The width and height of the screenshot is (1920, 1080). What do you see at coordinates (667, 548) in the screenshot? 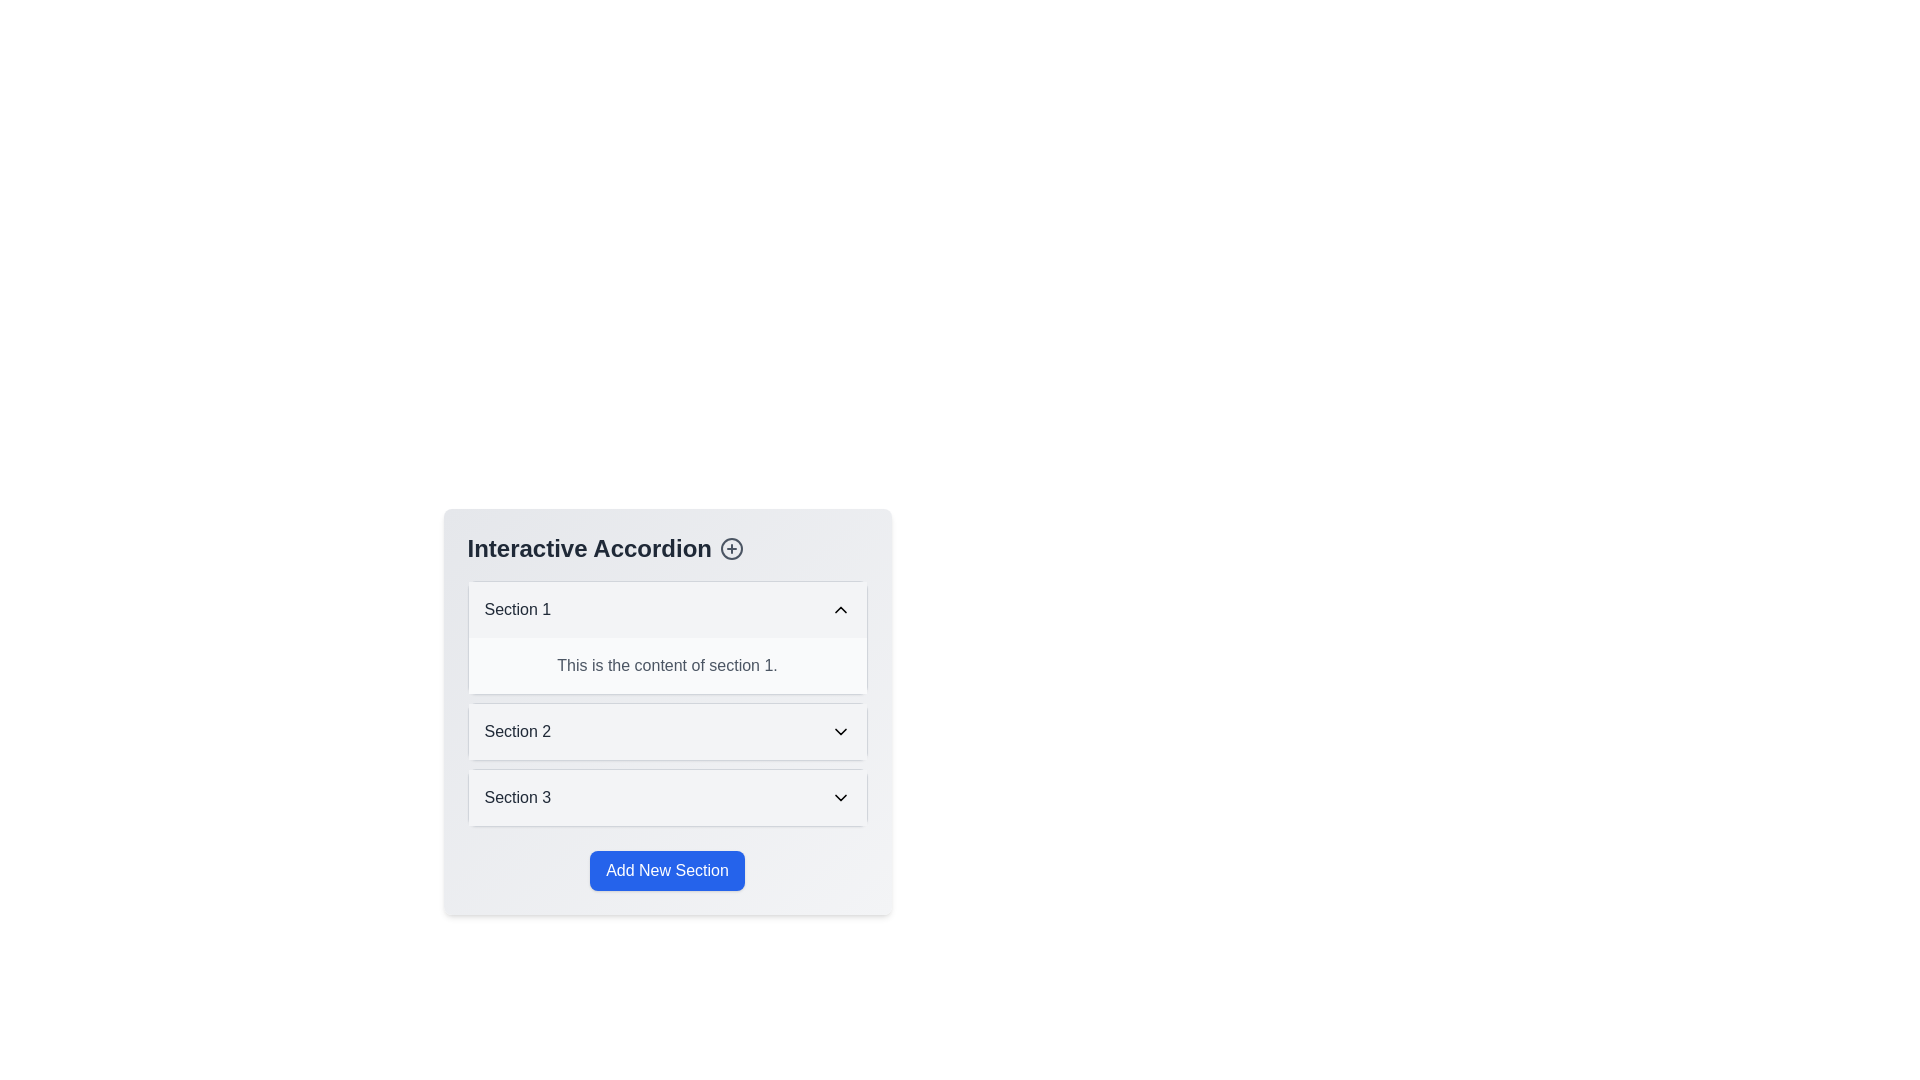
I see `the 'Interactive Accordion' heading to read the label, which is styled in bold with a plus sign icon next to it` at bounding box center [667, 548].